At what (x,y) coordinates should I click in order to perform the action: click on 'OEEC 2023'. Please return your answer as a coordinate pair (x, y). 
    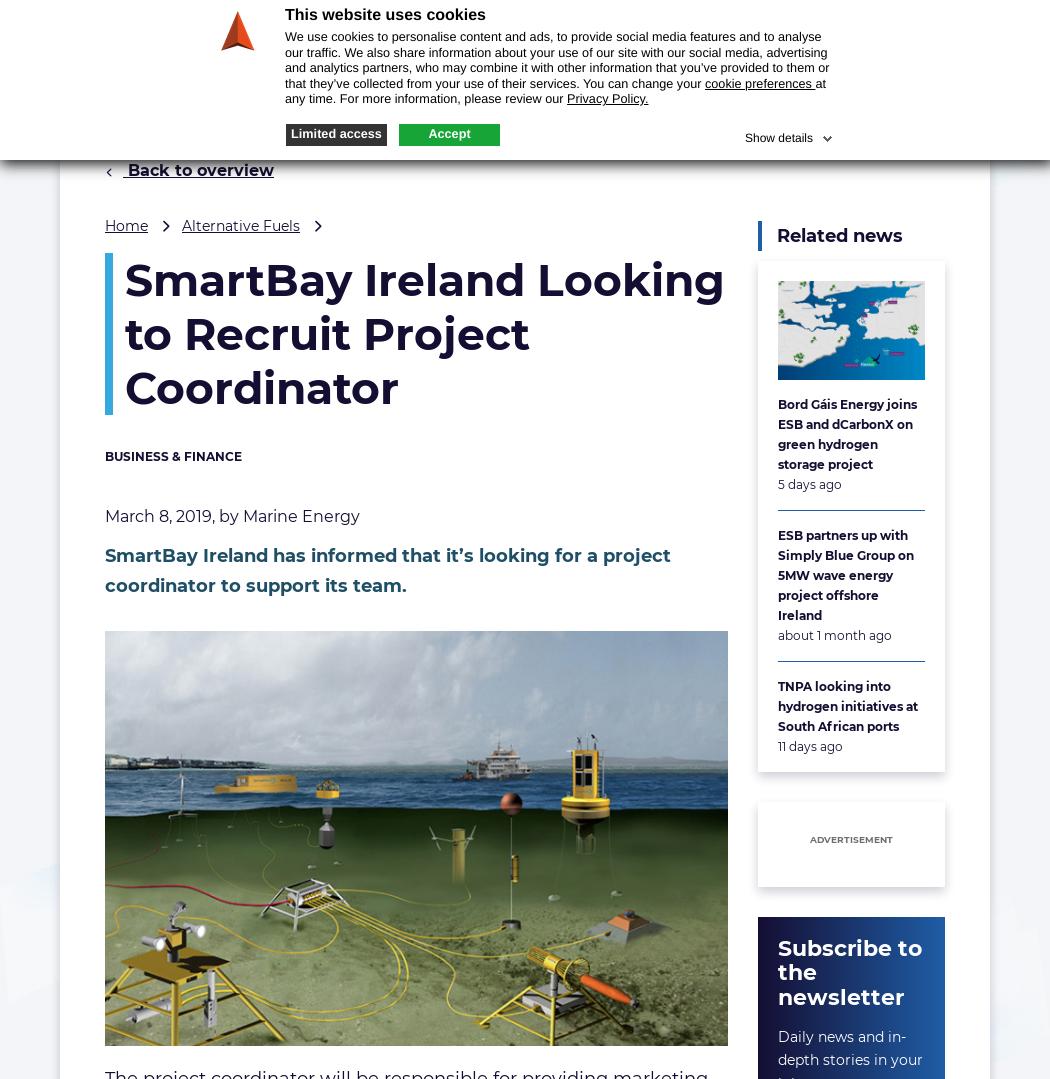
    Looking at the image, I should click on (823, 19).